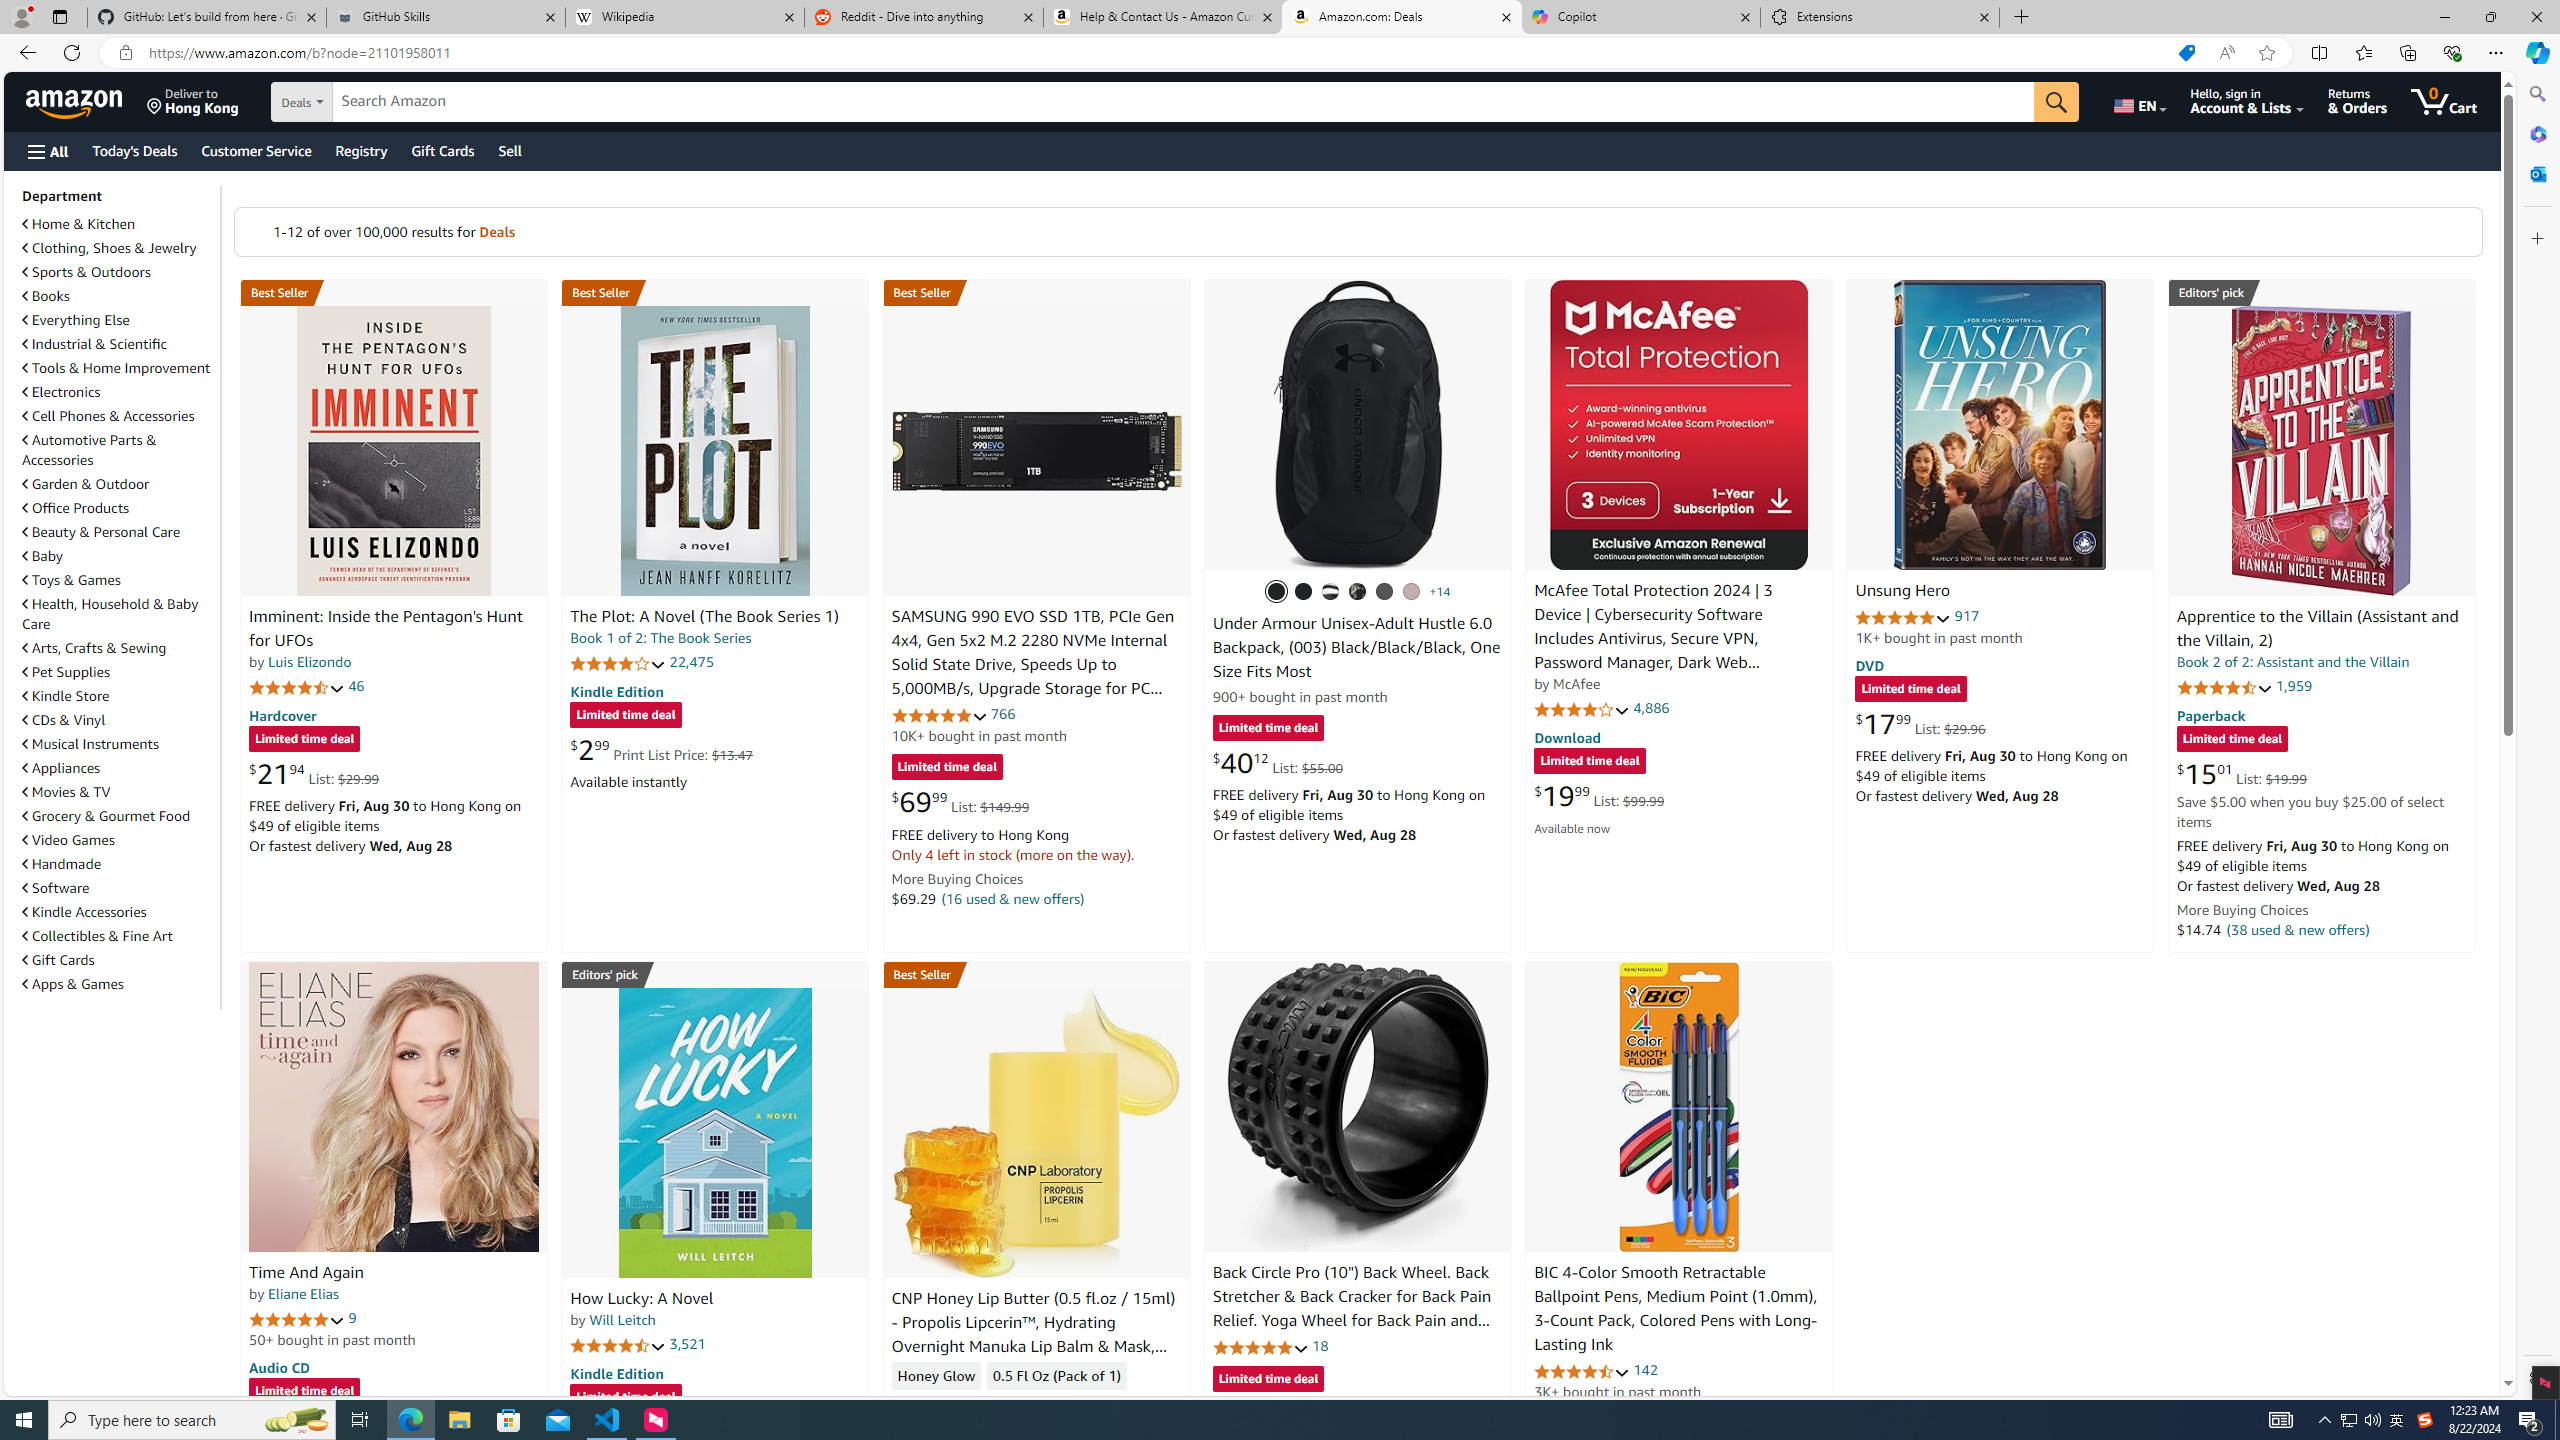 Image resolution: width=2560 pixels, height=1440 pixels. I want to click on 'Clothing, Shoes & Jewelry', so click(110, 246).